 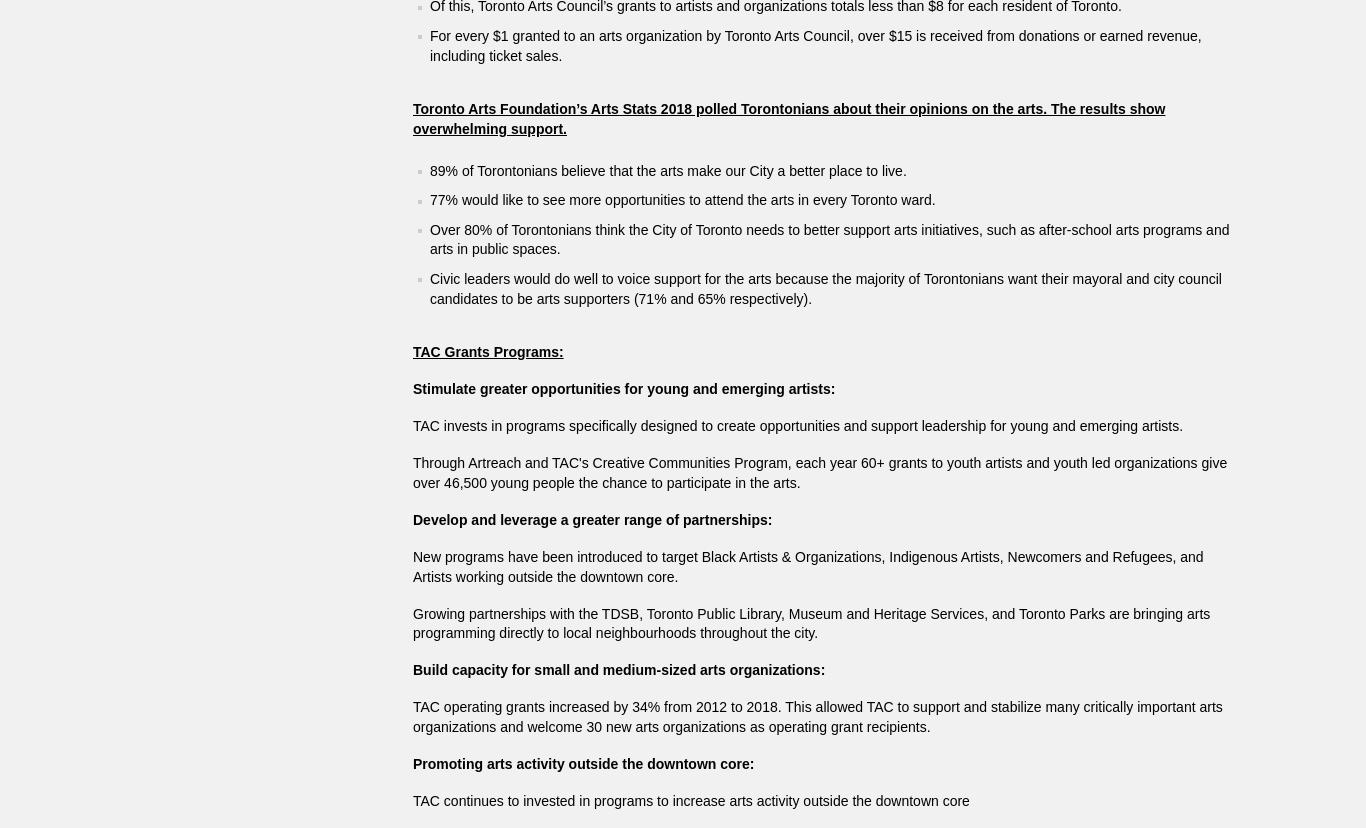 What do you see at coordinates (806, 566) in the screenshot?
I see `'New programs have been introduced to target Black Artists & Organizations, Indigenous Artists, Newcomers and Refugees, and Artists working outside the downtown core.'` at bounding box center [806, 566].